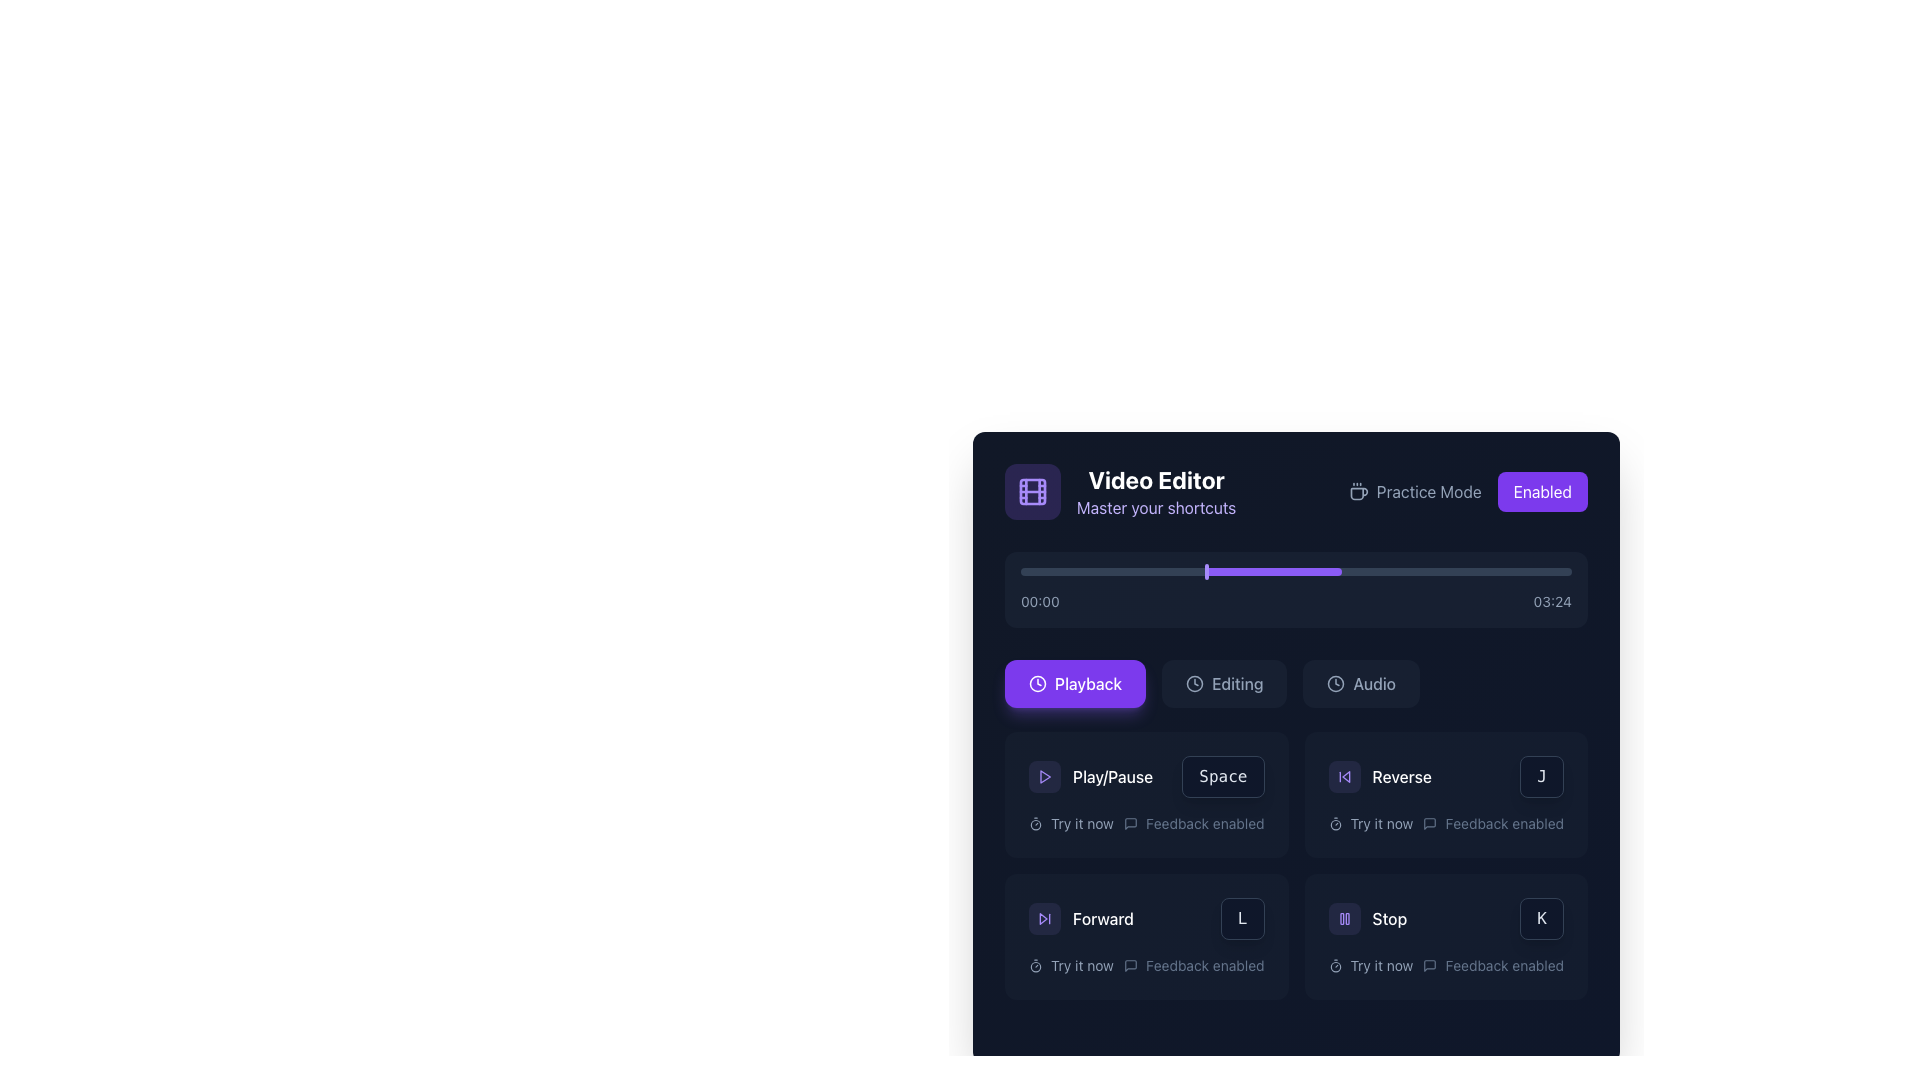 This screenshot has width=1920, height=1080. I want to click on the playback time, so click(1346, 571).